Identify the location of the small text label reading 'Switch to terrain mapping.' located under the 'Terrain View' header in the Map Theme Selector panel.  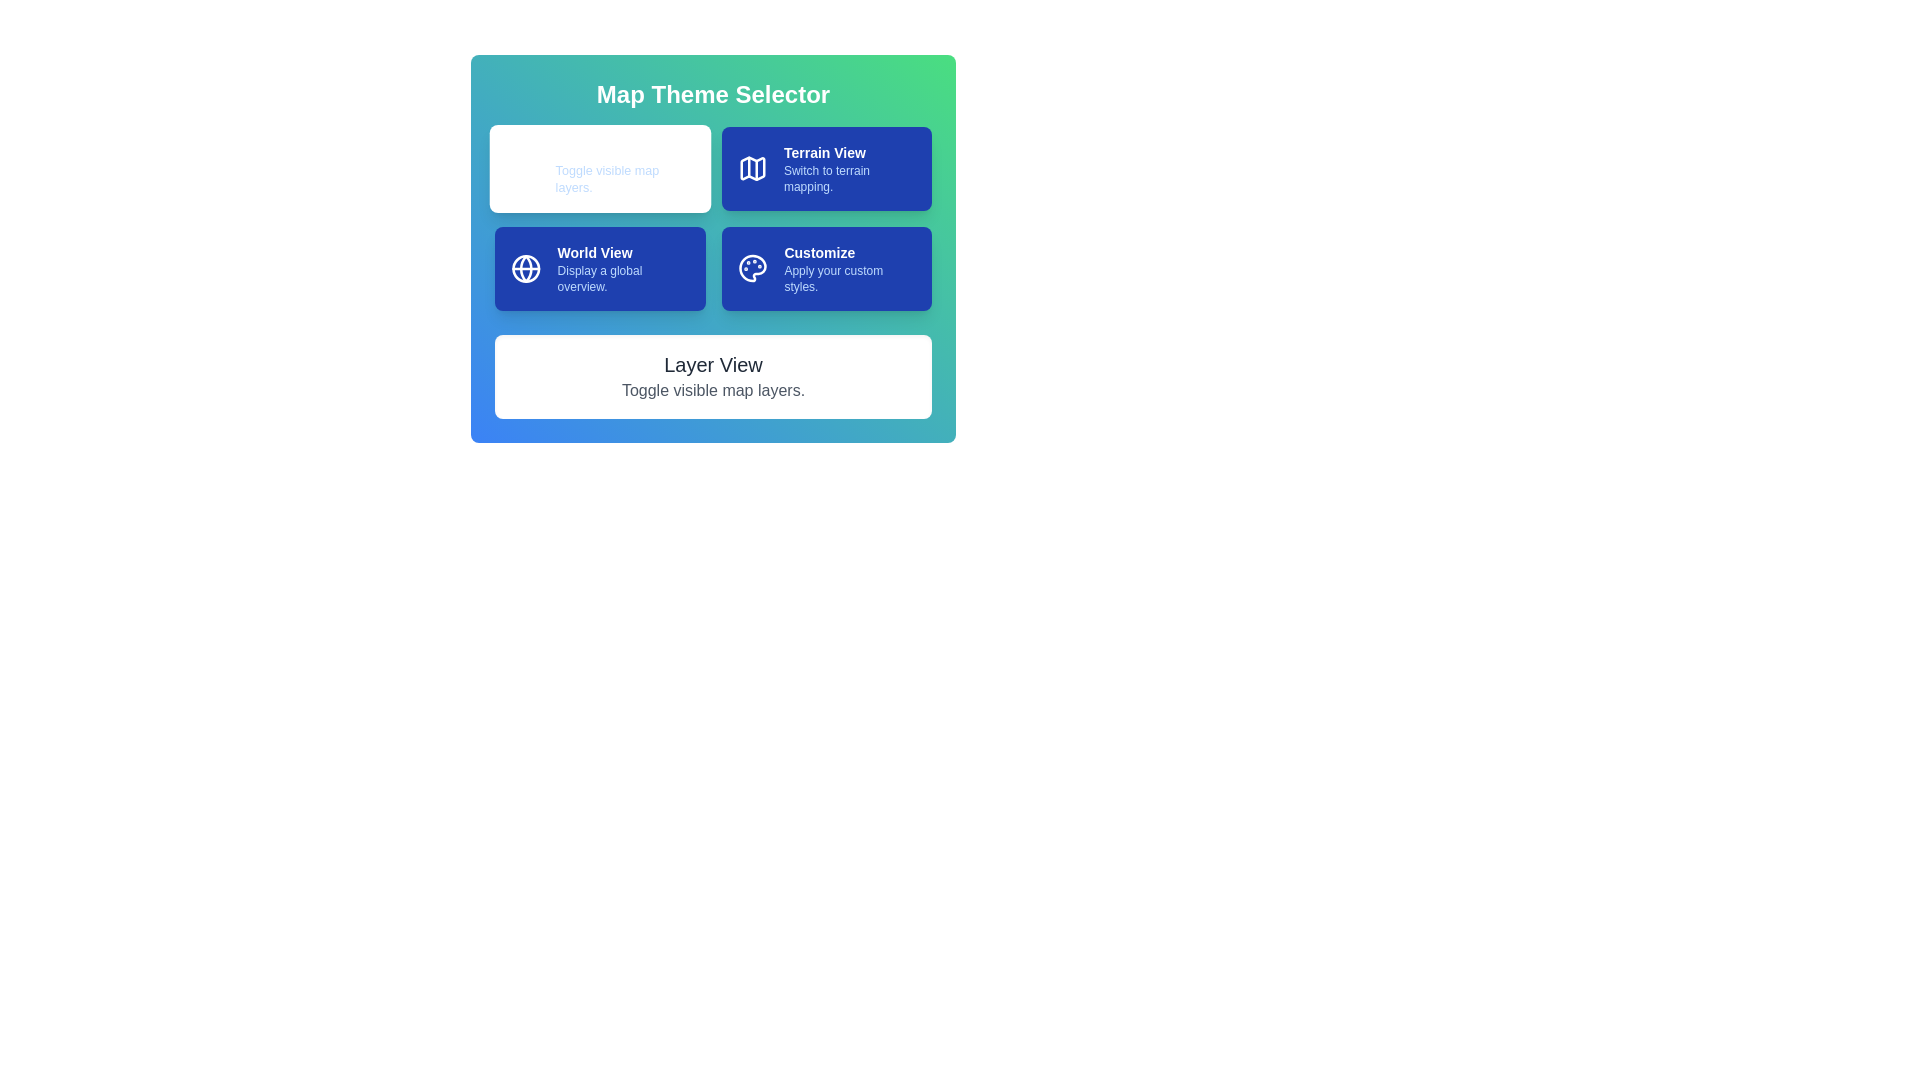
(849, 177).